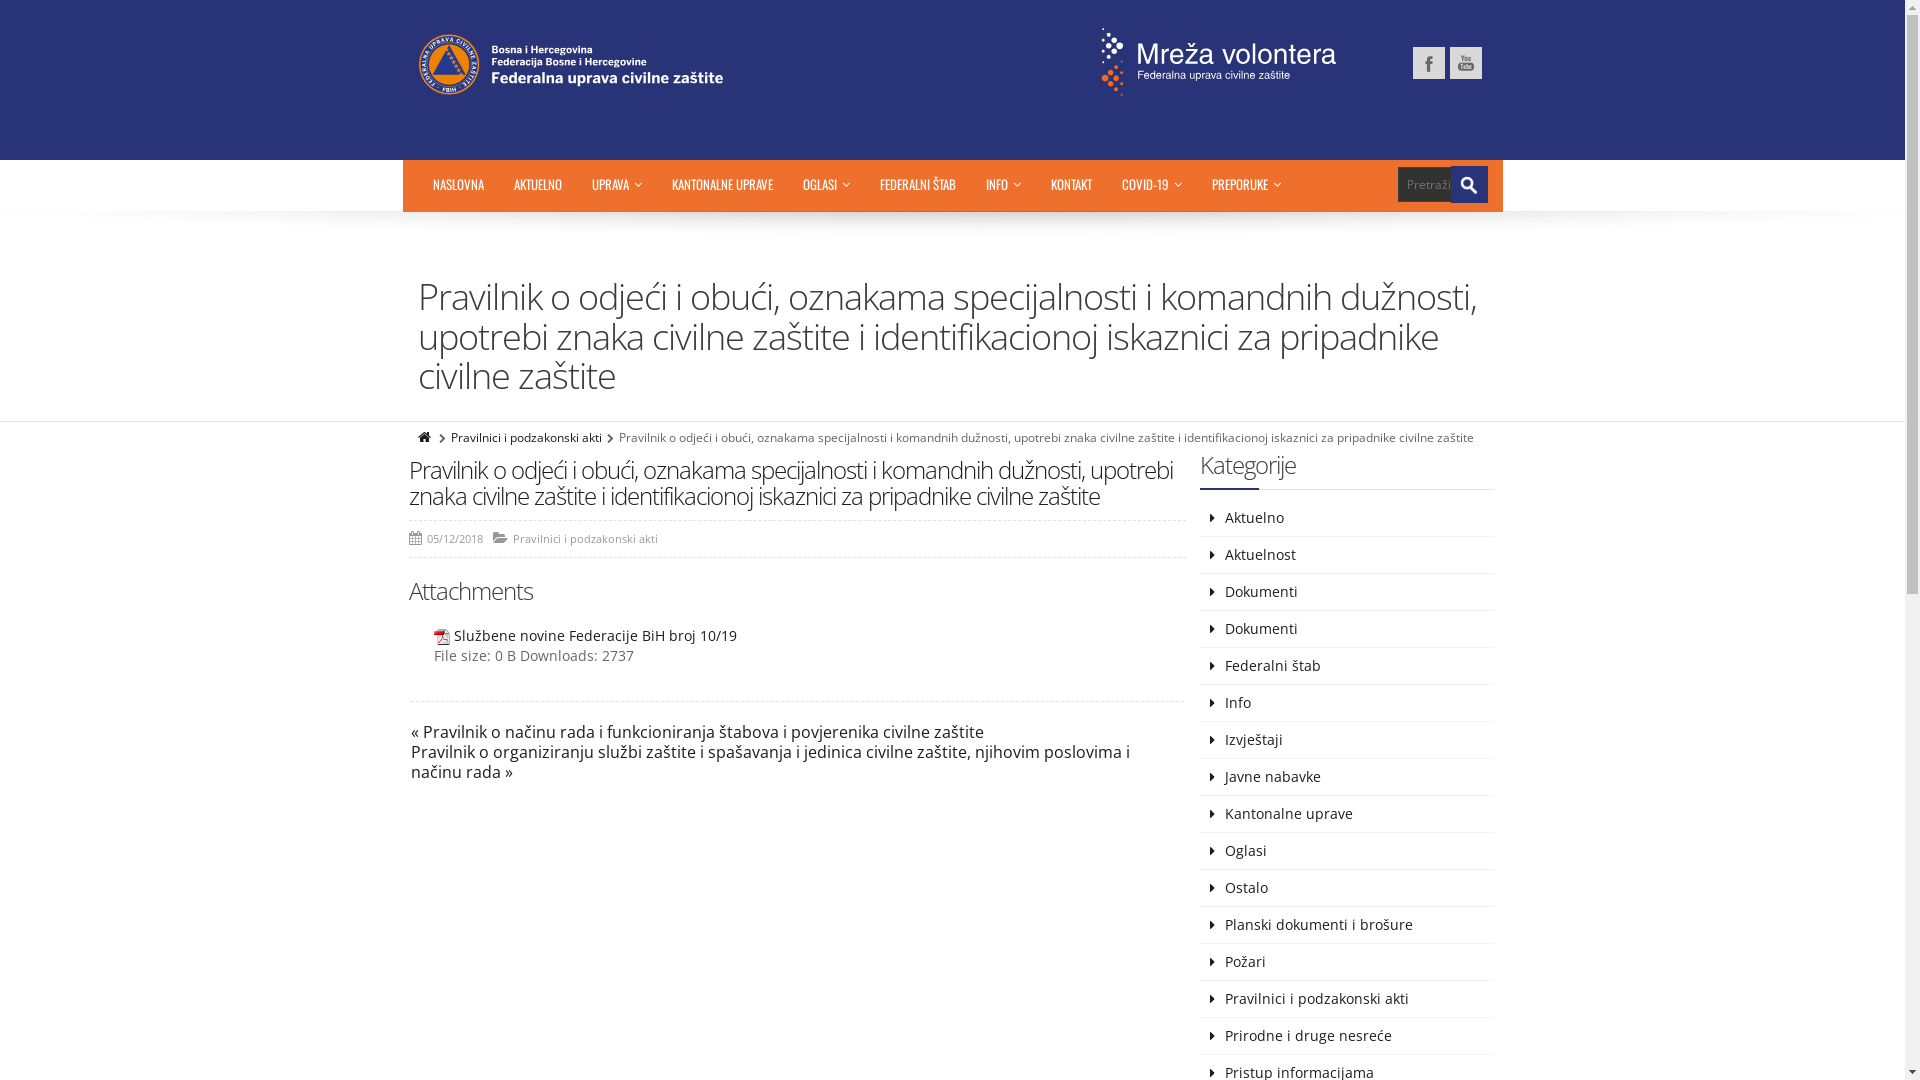 The width and height of the screenshot is (1920, 1080). What do you see at coordinates (457, 184) in the screenshot?
I see `'NASLOVNA'` at bounding box center [457, 184].